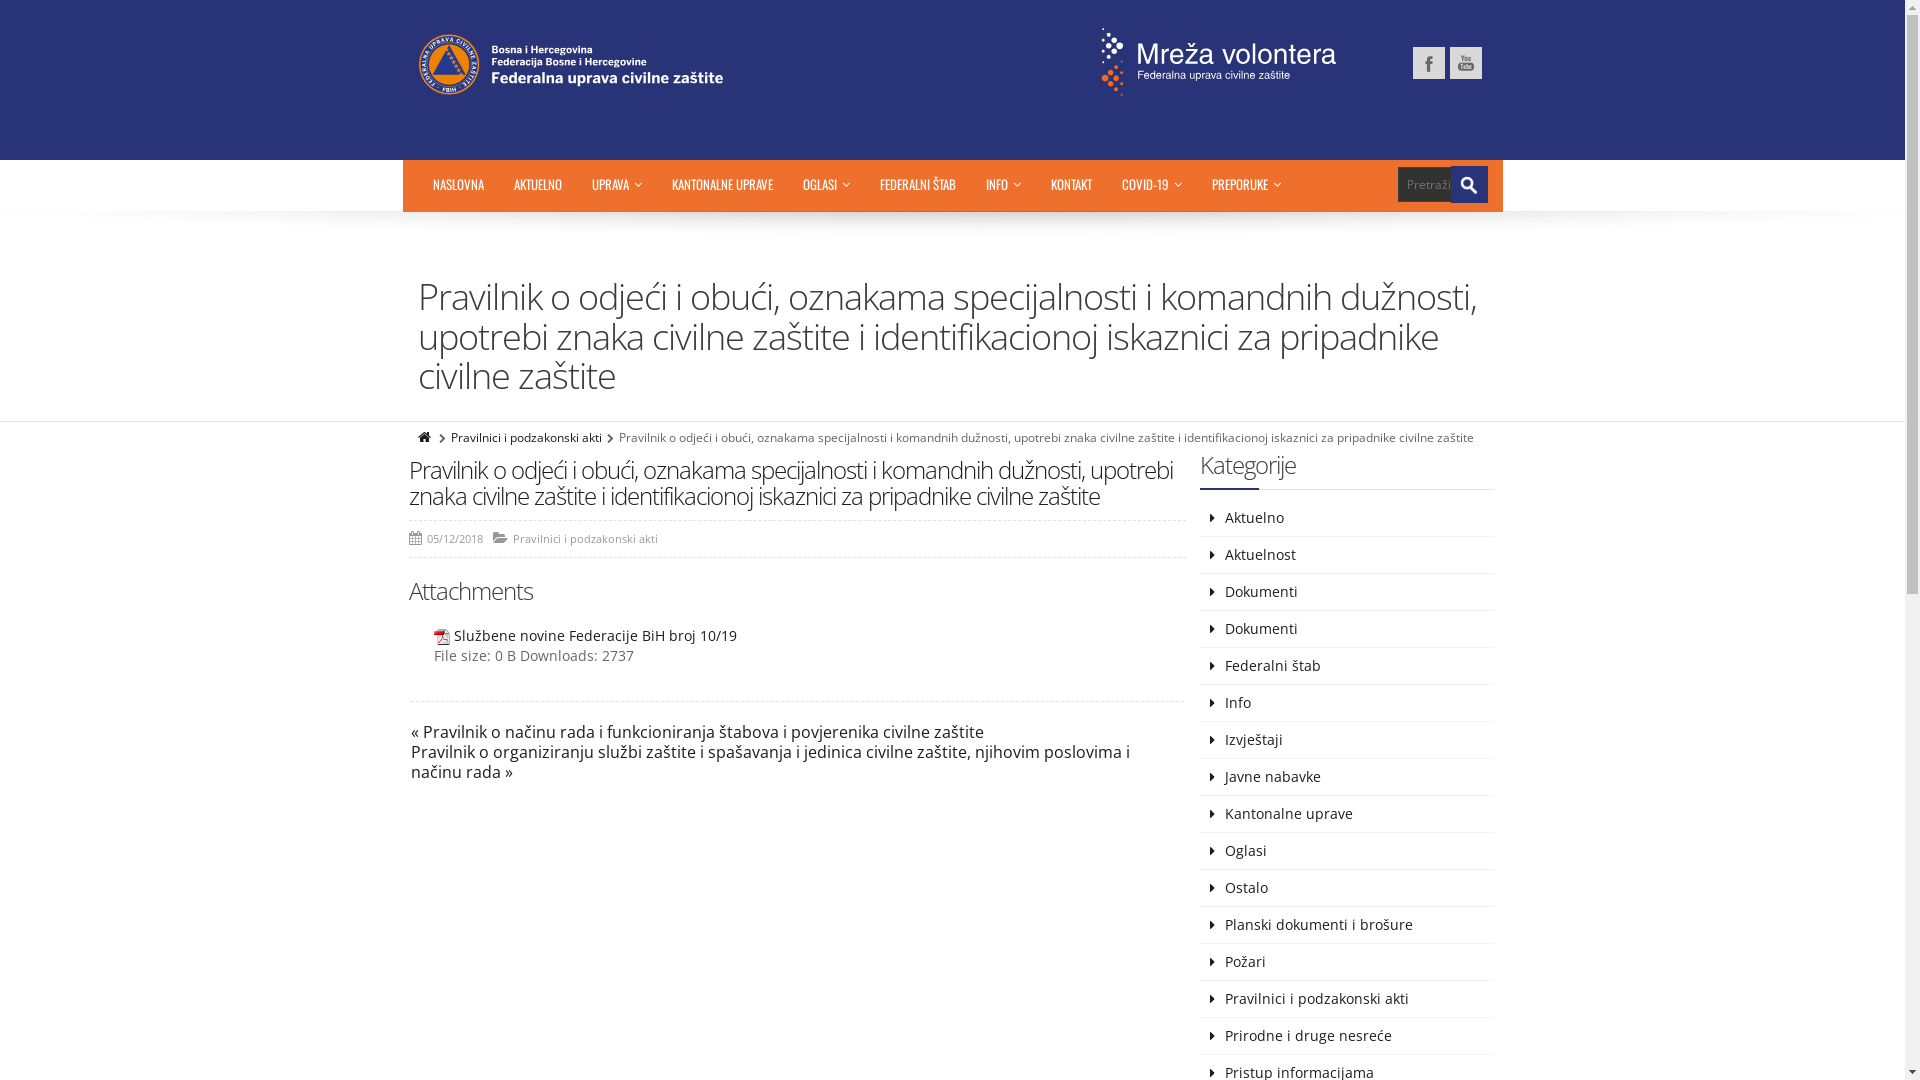 The width and height of the screenshot is (1920, 1080). What do you see at coordinates (457, 184) in the screenshot?
I see `'NASLOVNA'` at bounding box center [457, 184].